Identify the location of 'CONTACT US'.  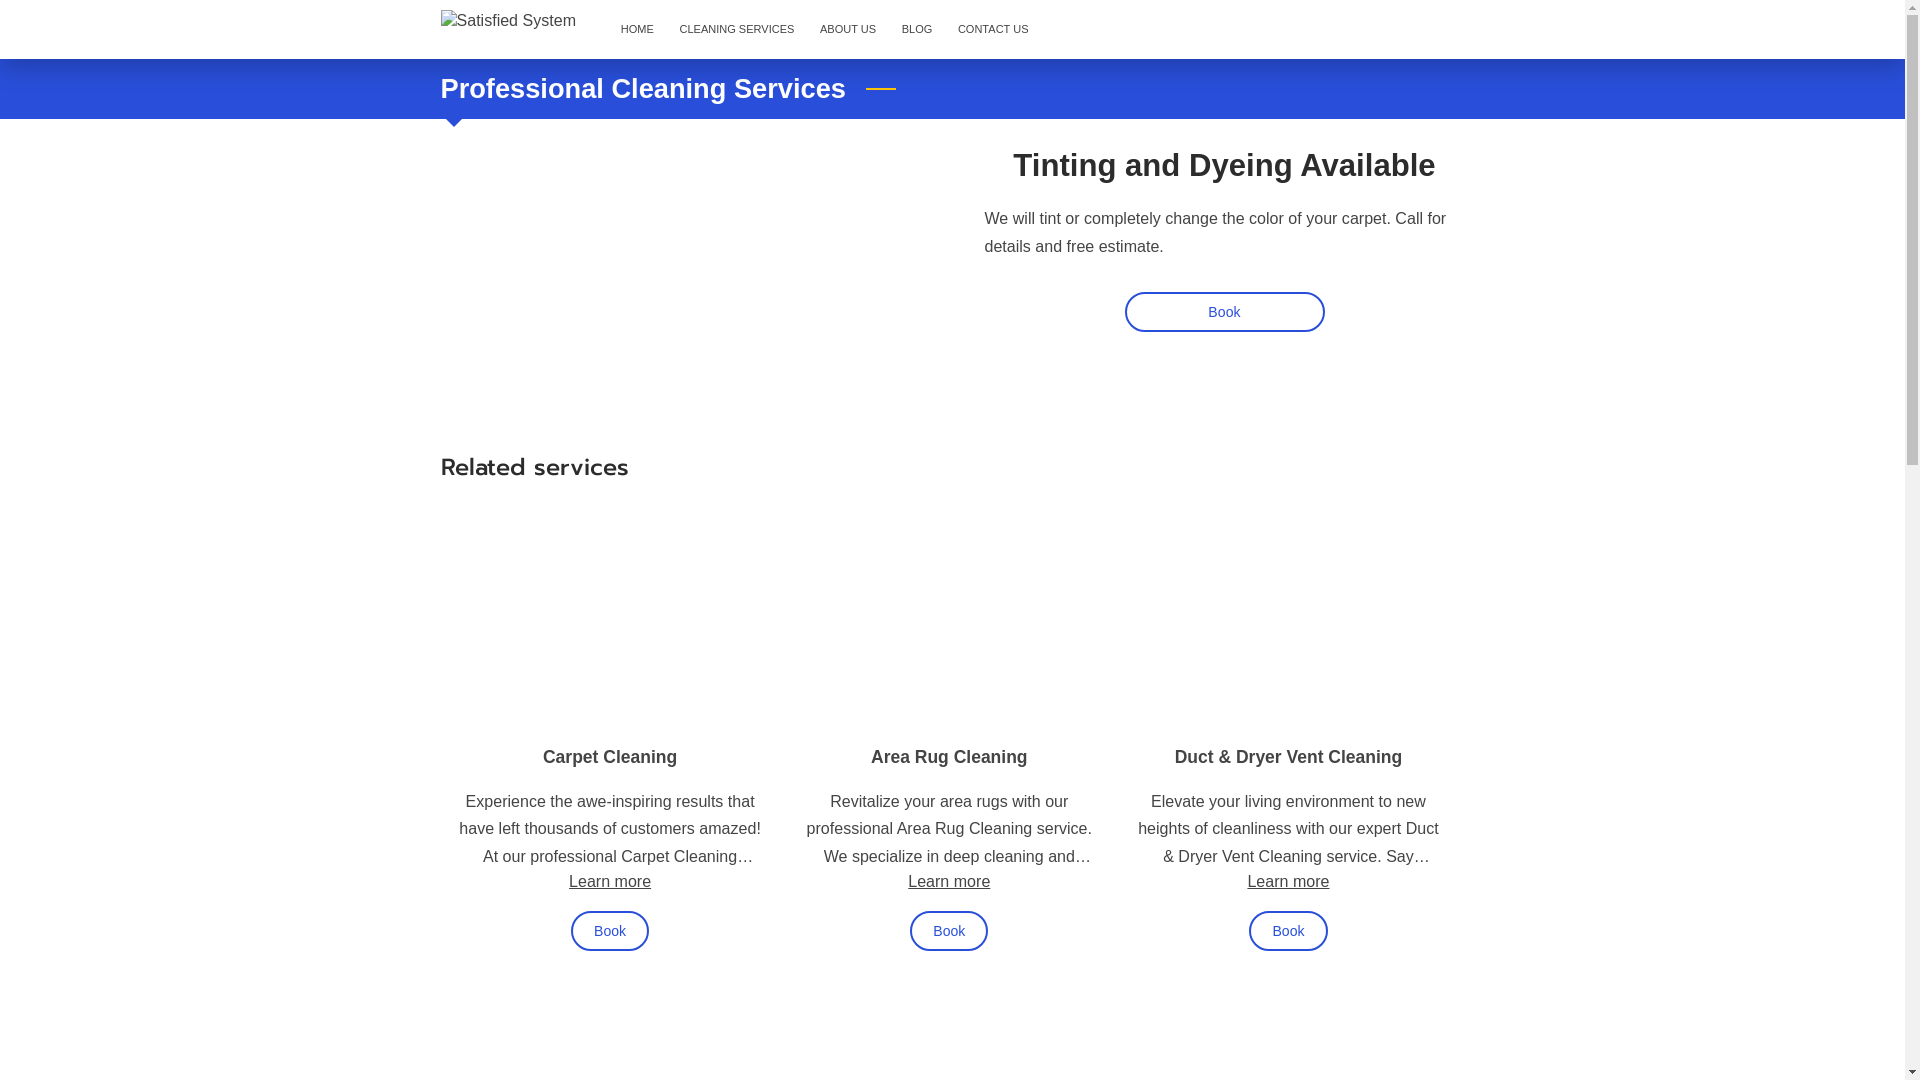
(993, 30).